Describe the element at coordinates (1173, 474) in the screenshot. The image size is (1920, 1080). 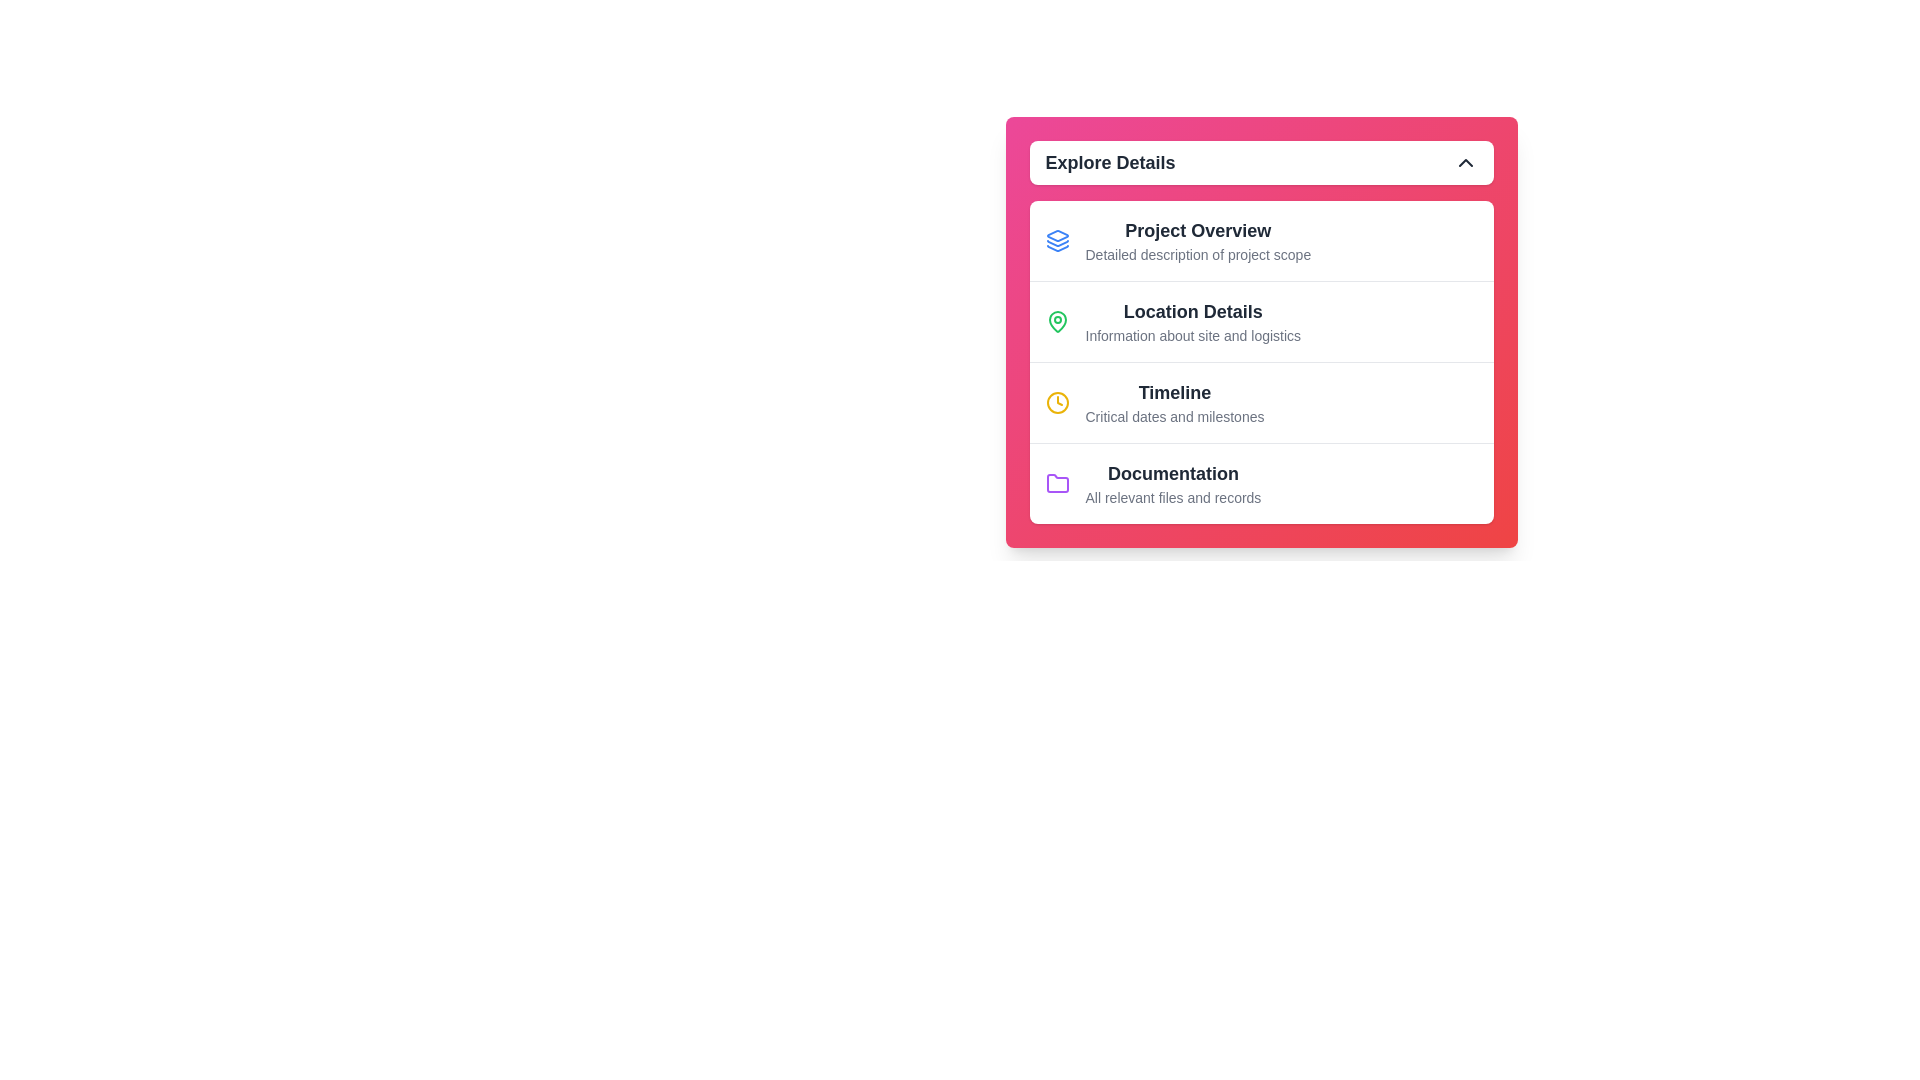
I see `the 'Documentation' text label, which is a prominent title in the fourth section of the 'Explore Details' panel` at that location.